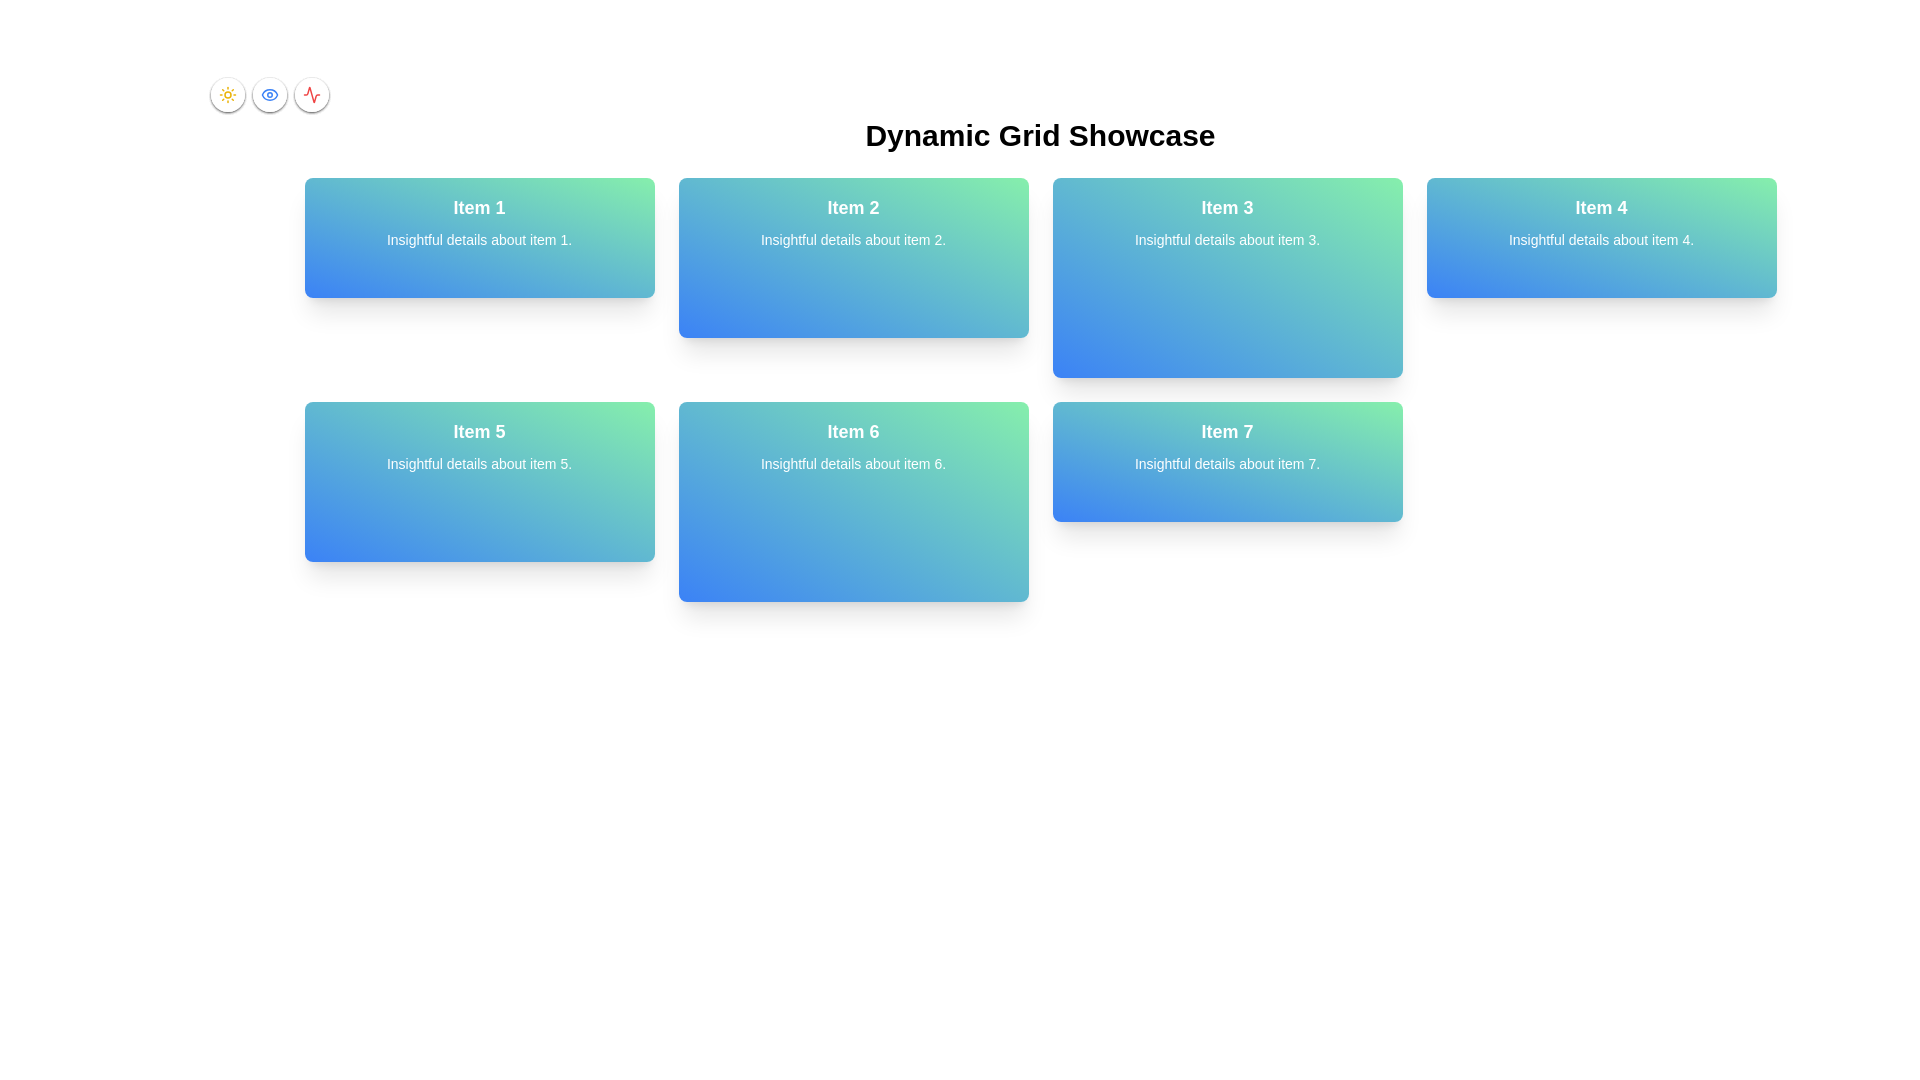 This screenshot has height=1080, width=1920. What do you see at coordinates (478, 463) in the screenshot?
I see `the static text element providing additional information about 'Item 5', located in the lower section of the card labeled 'Item 5' in the second row of a grid layout` at bounding box center [478, 463].